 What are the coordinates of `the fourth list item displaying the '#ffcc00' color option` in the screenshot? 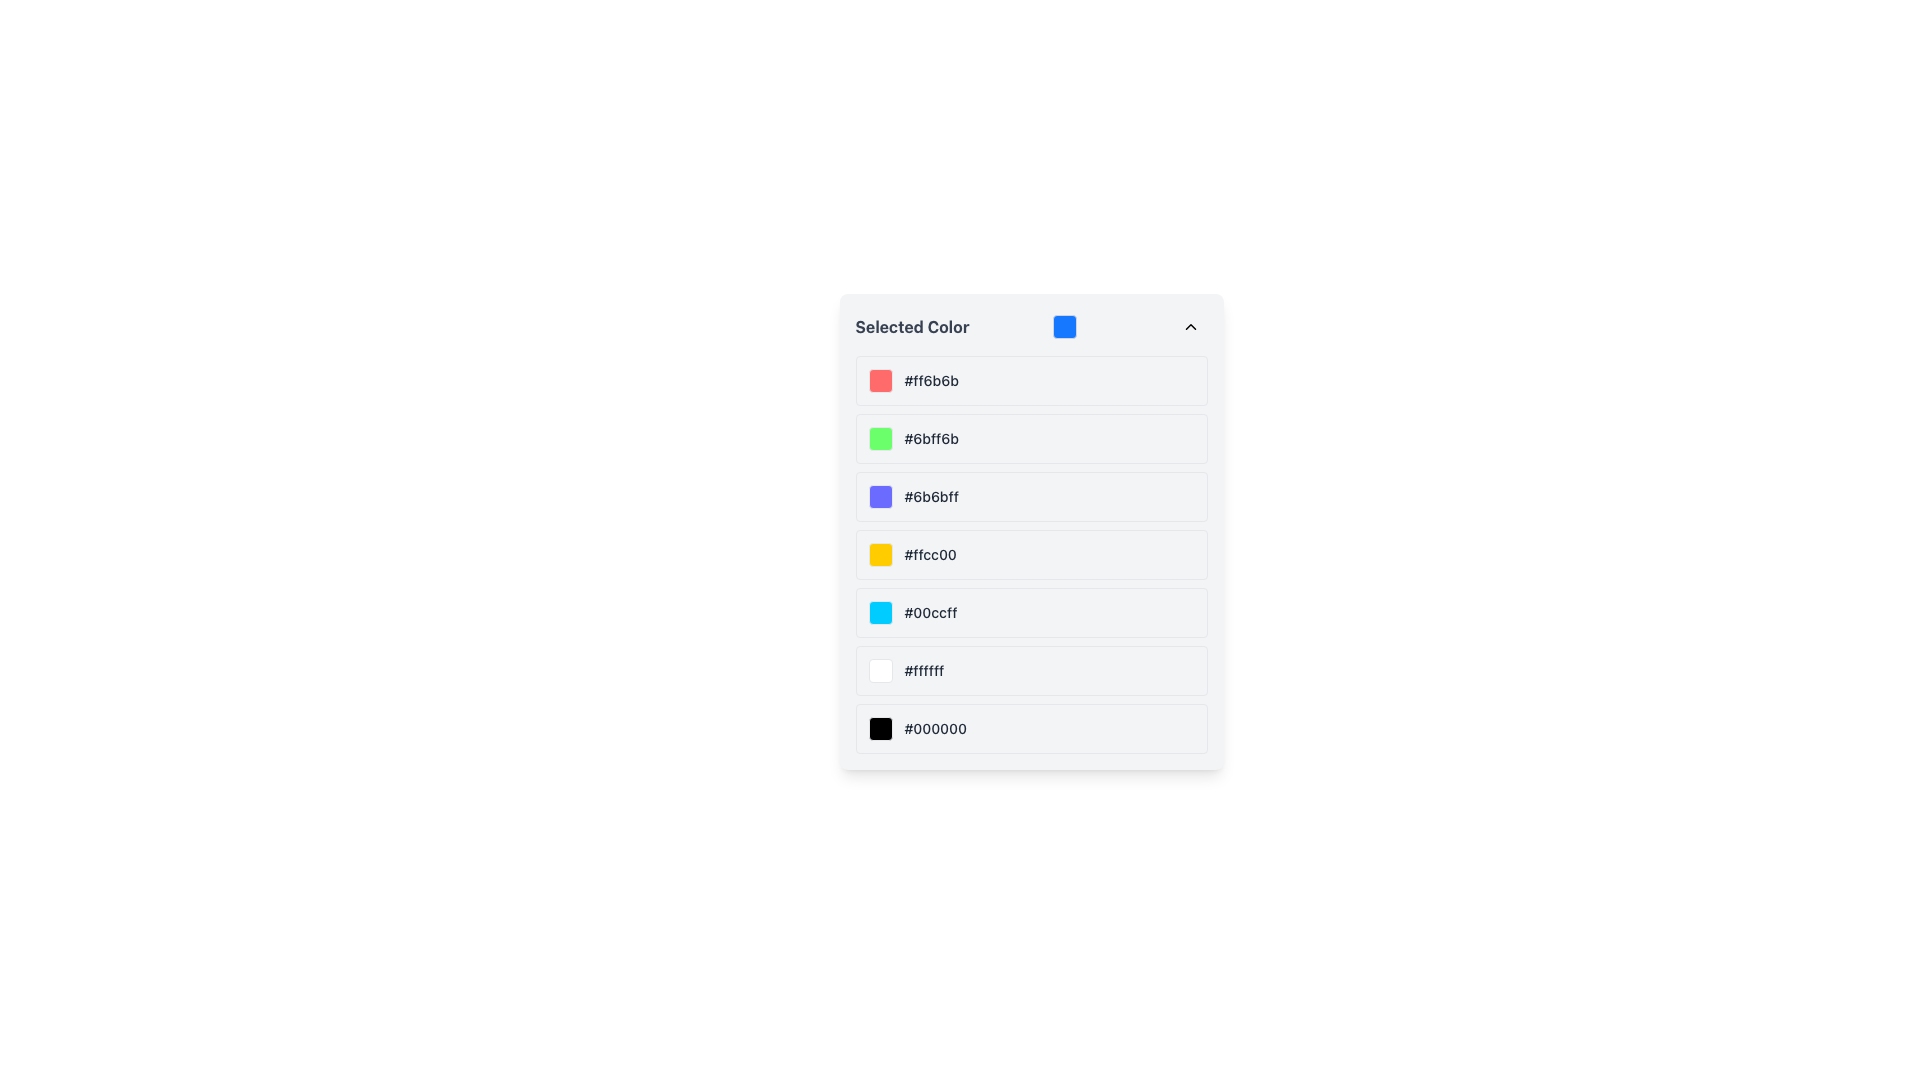 It's located at (1031, 555).